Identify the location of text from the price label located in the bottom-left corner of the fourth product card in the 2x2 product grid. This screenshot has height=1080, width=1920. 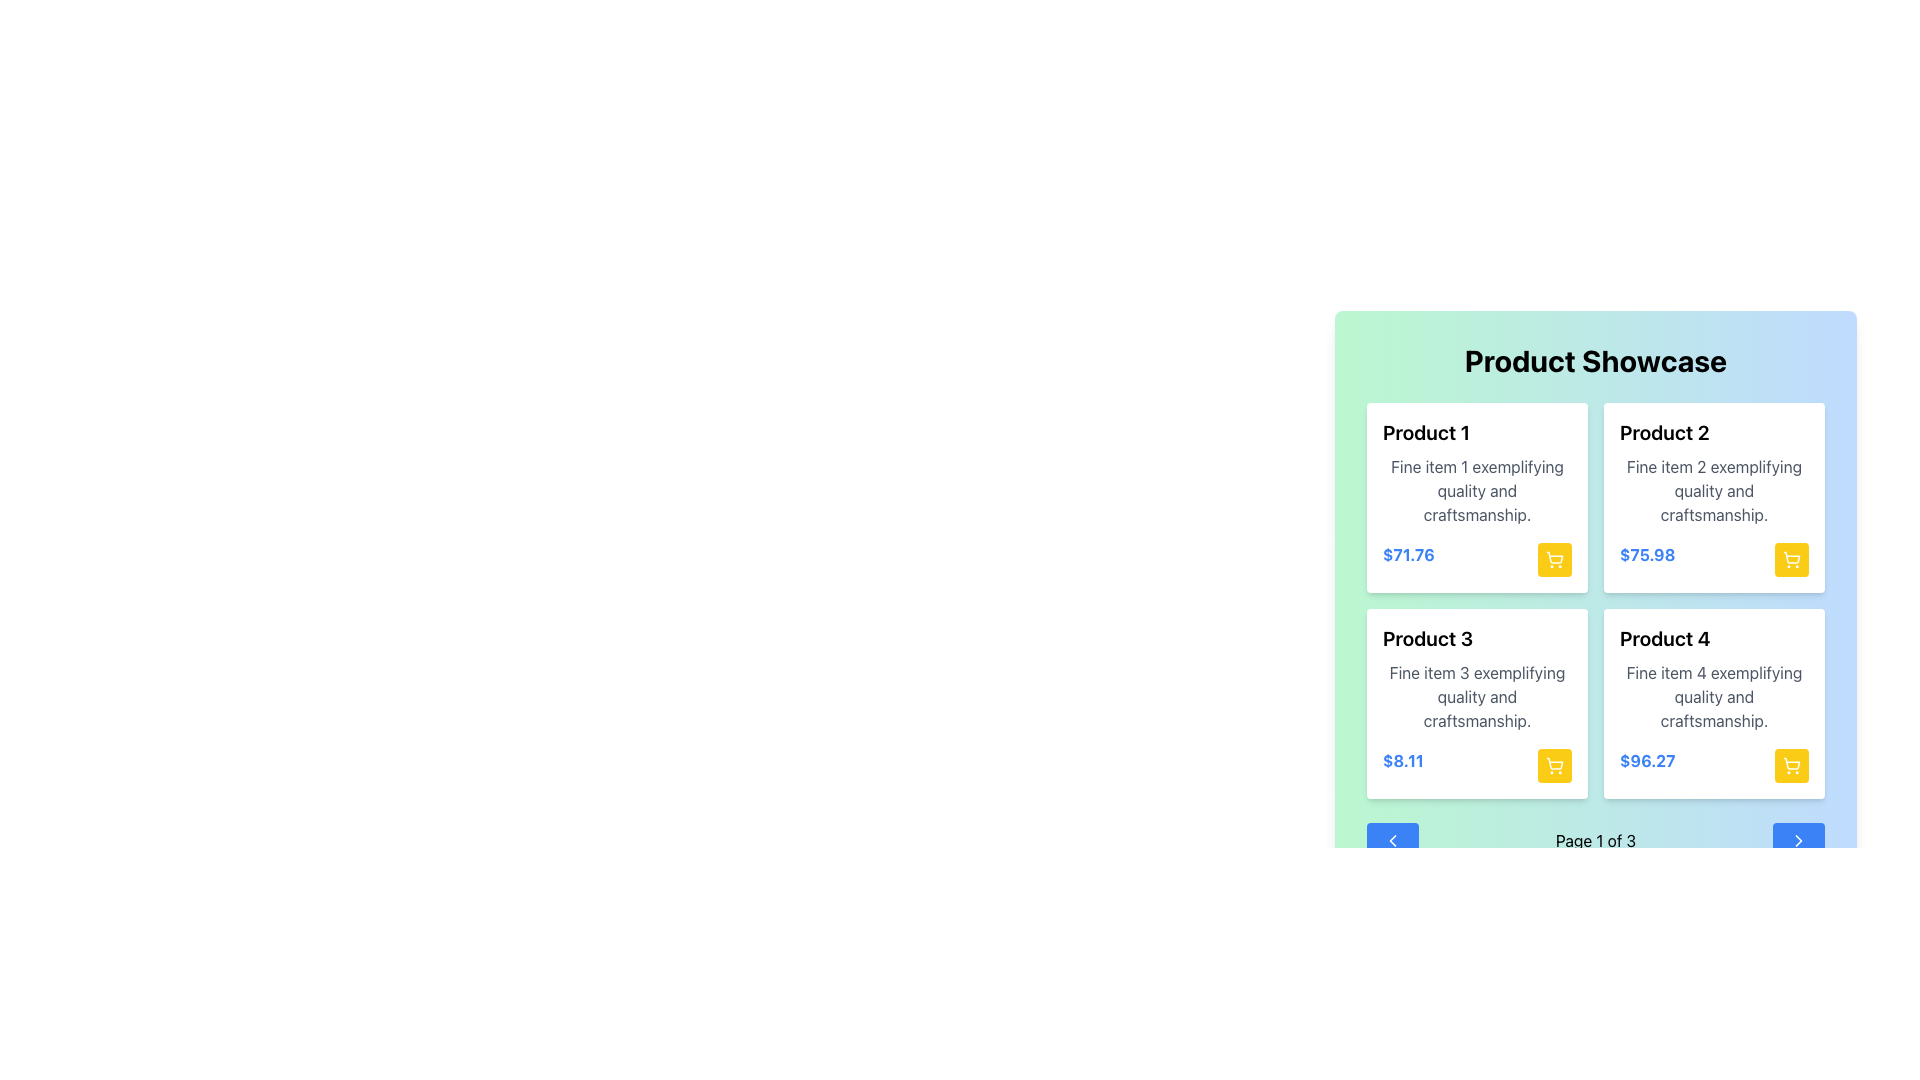
(1647, 765).